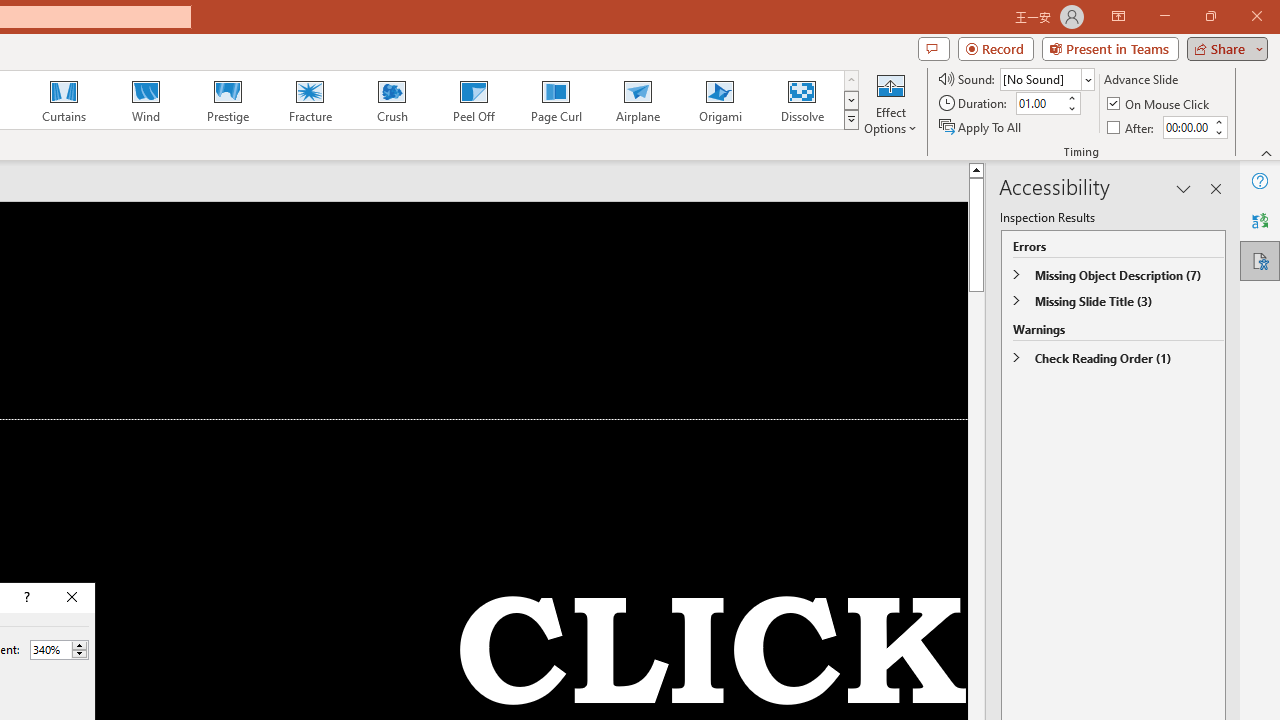  I want to click on 'Percent', so click(50, 649).